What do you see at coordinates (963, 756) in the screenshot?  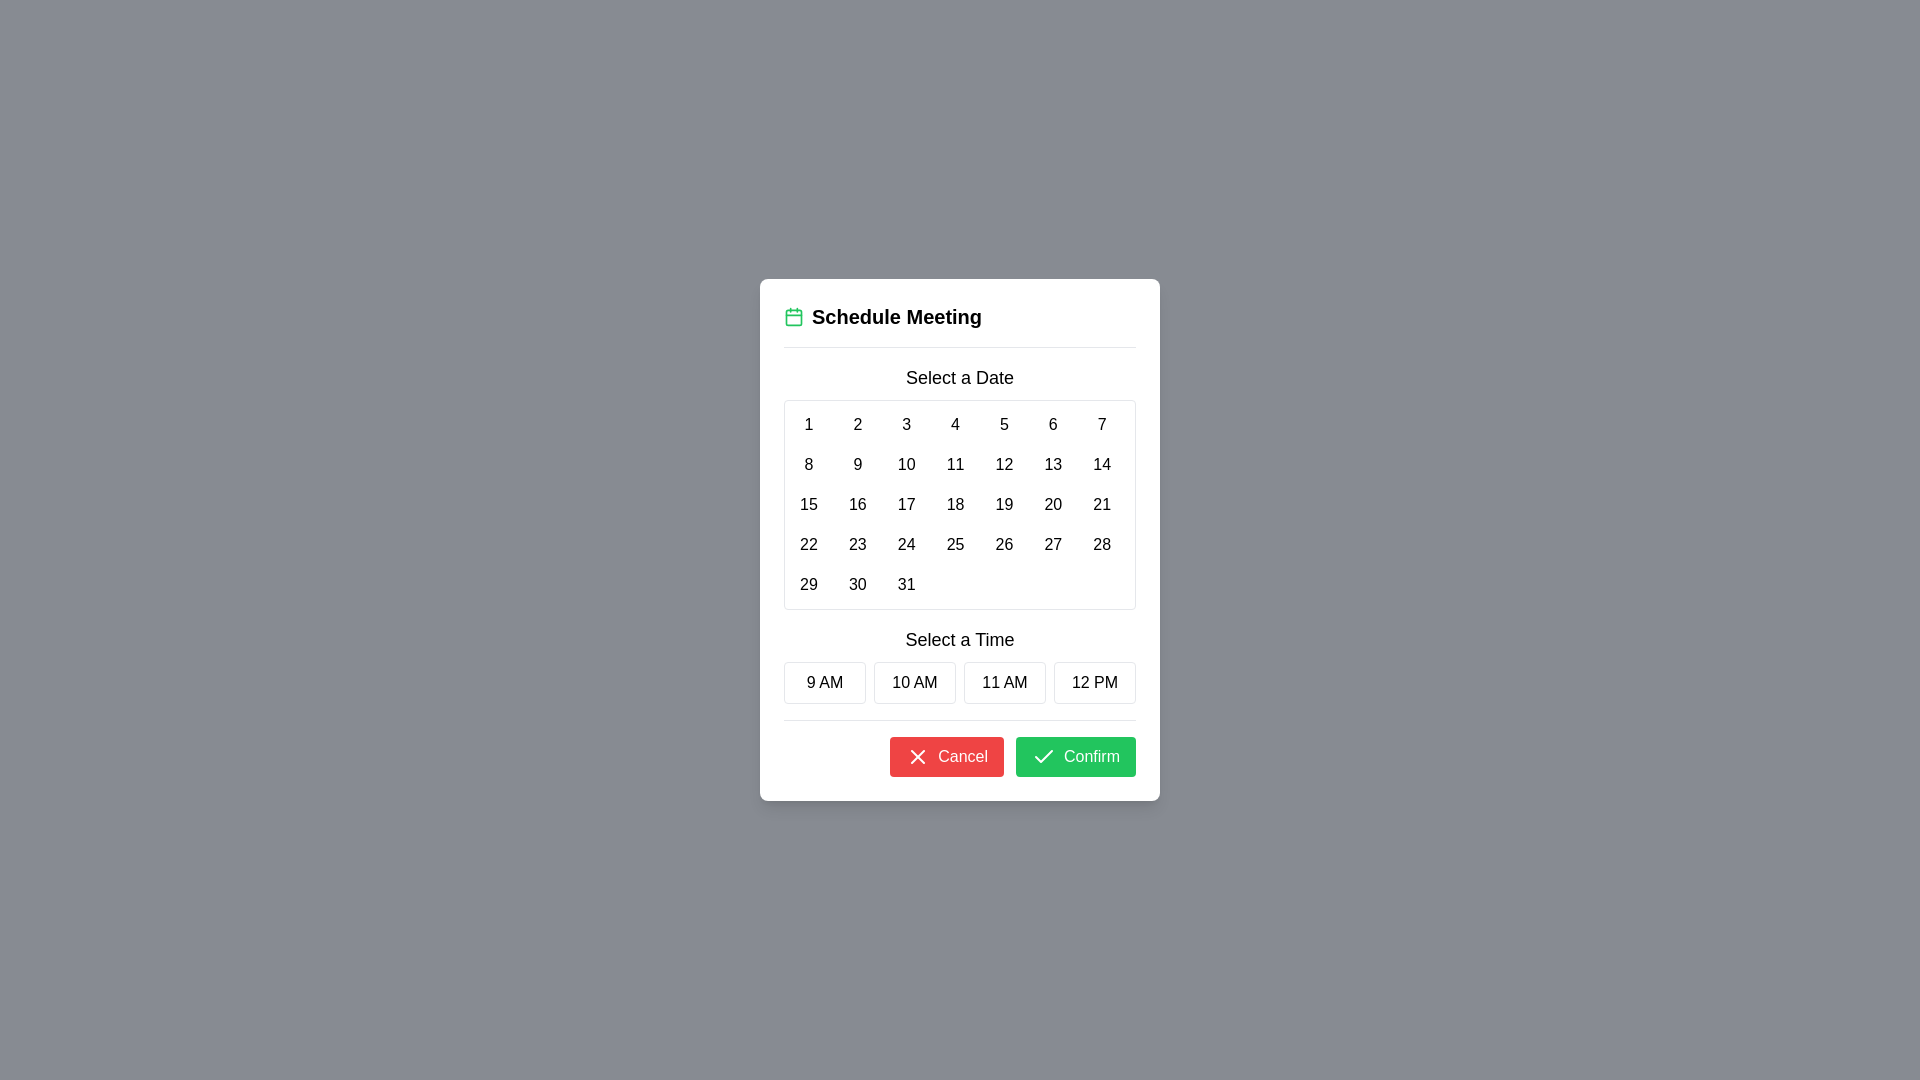 I see `the text label indicating the cancellation action that is part of the red button, which is located near the bottom of the dialog box` at bounding box center [963, 756].